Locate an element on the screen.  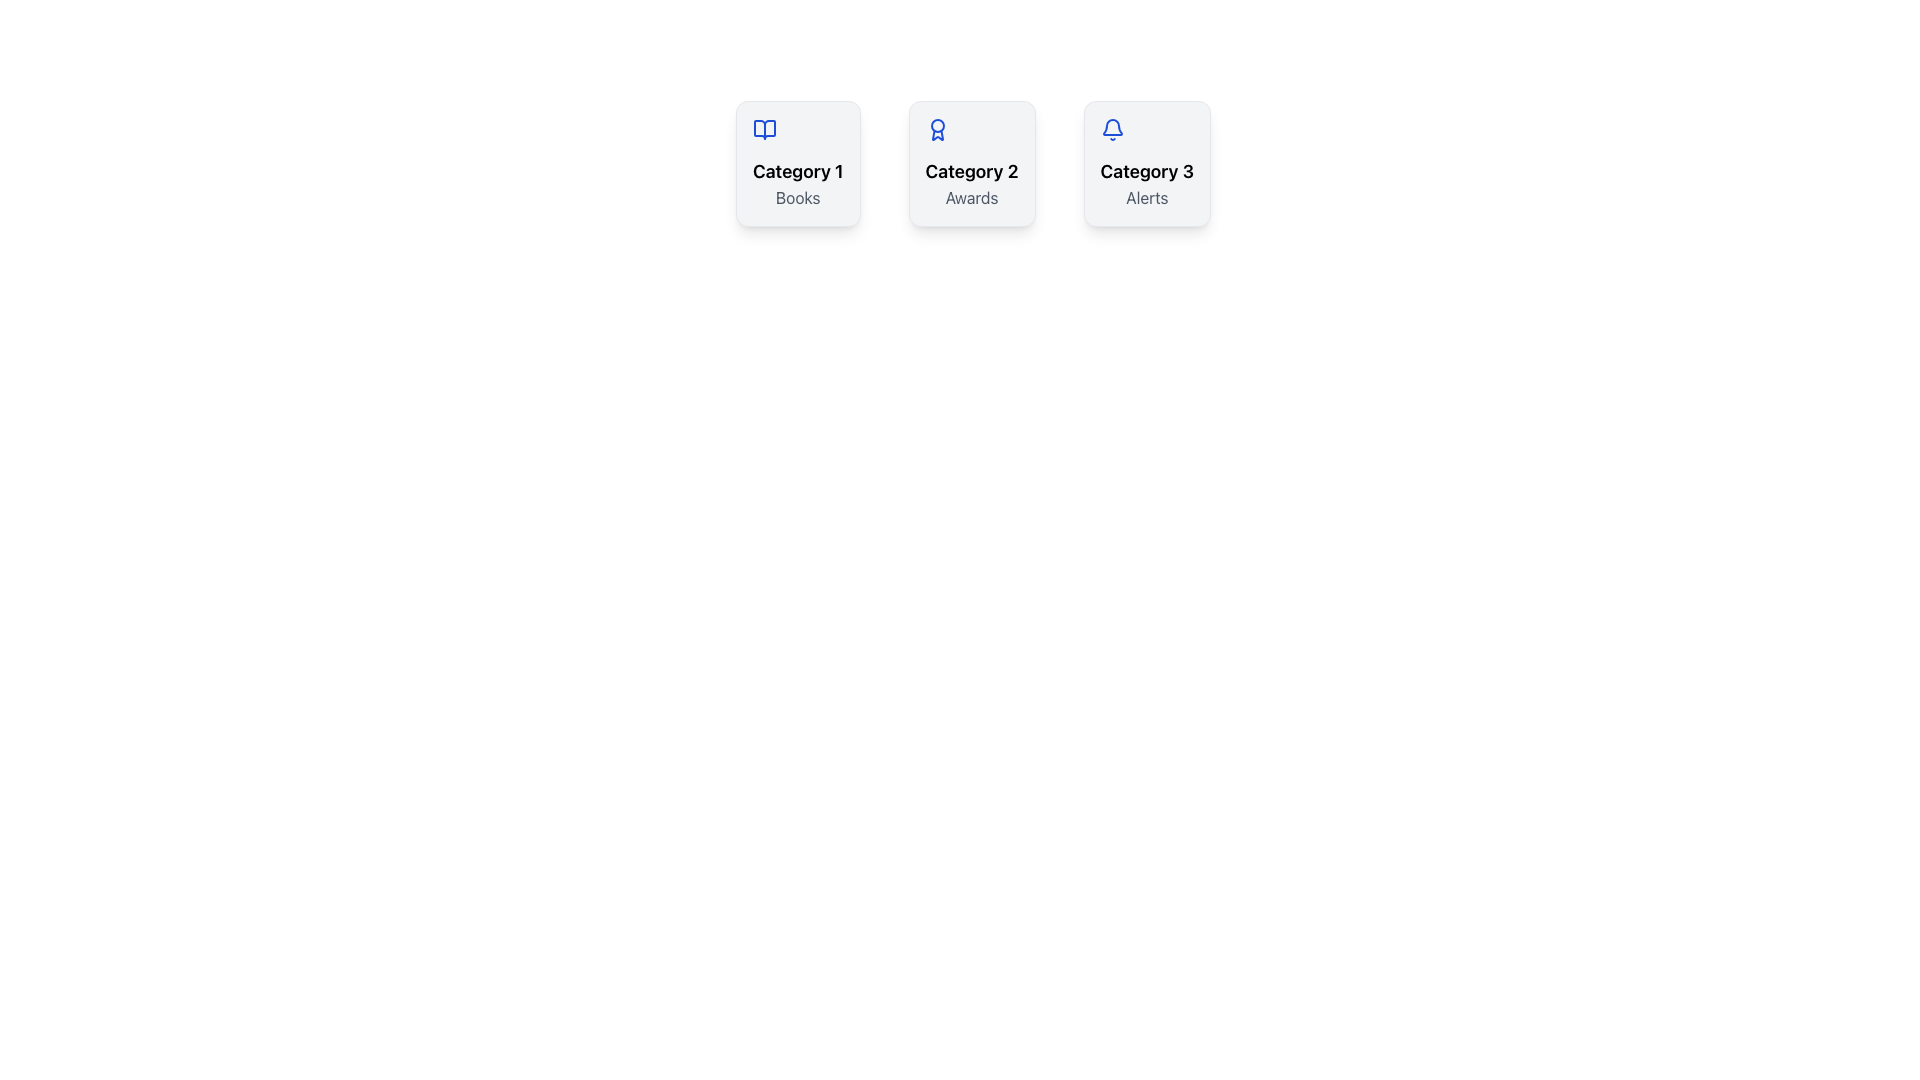
the bell-shaped icon with a blue stroke located in the 'Category 3' card, positioned above the text 'Category 3' and 'Alerts' is located at coordinates (1111, 130).